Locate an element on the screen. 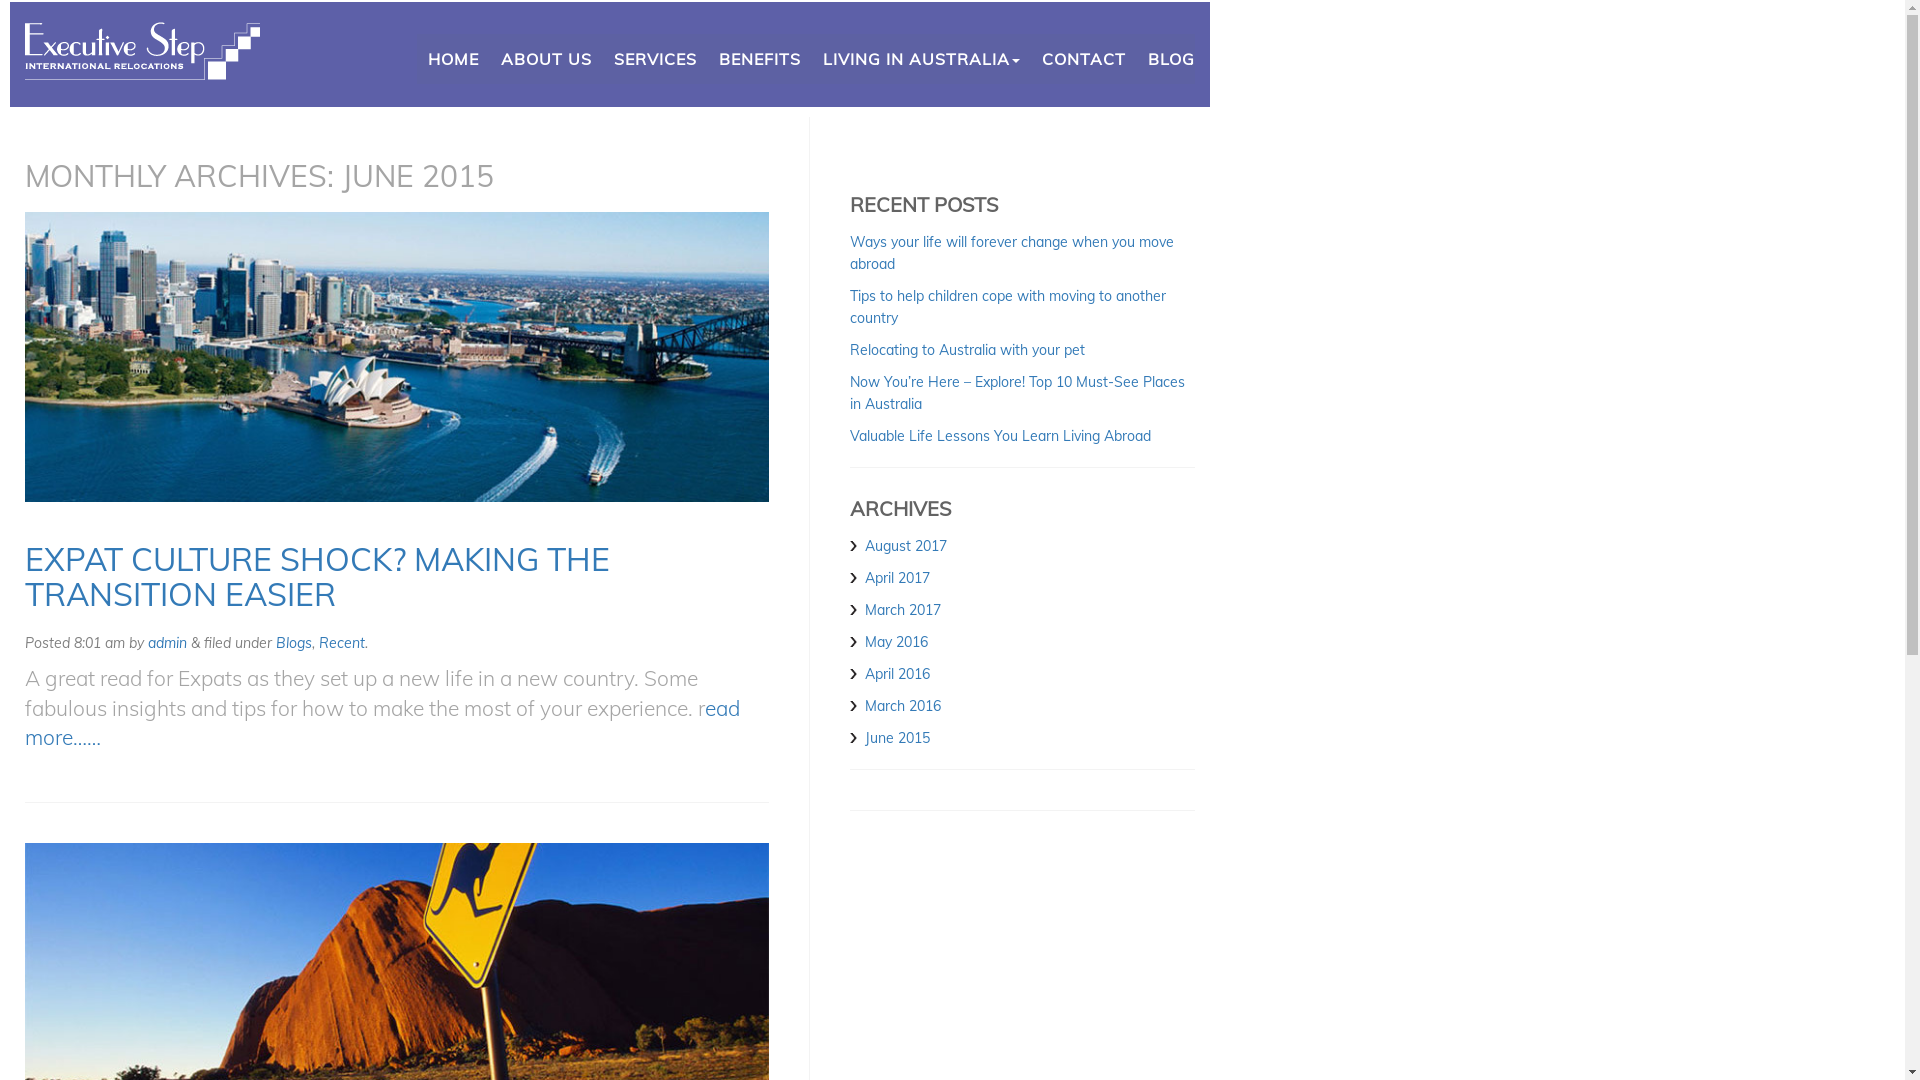 The width and height of the screenshot is (1920, 1080). 'International Relocators' is located at coordinates (148, 63).